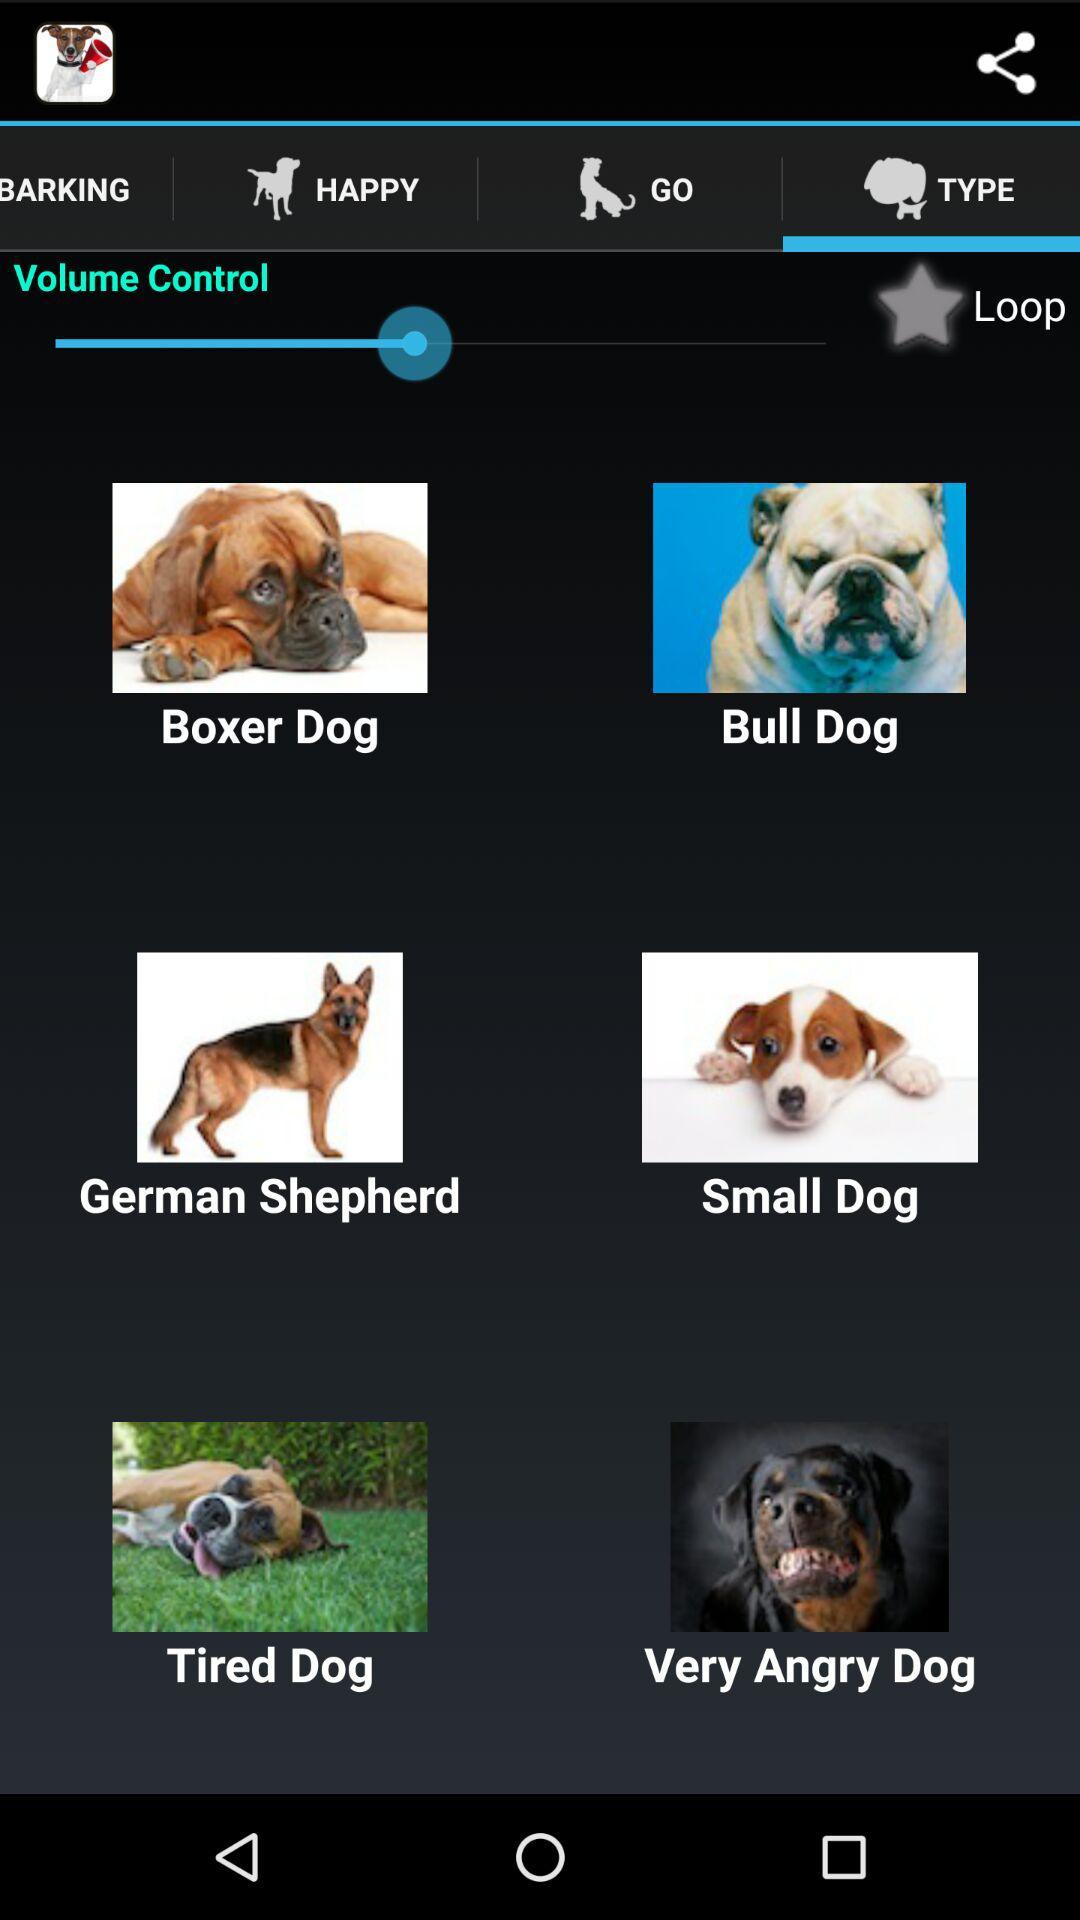 Image resolution: width=1080 pixels, height=1920 pixels. What do you see at coordinates (966, 303) in the screenshot?
I see `the app next to volume control app` at bounding box center [966, 303].